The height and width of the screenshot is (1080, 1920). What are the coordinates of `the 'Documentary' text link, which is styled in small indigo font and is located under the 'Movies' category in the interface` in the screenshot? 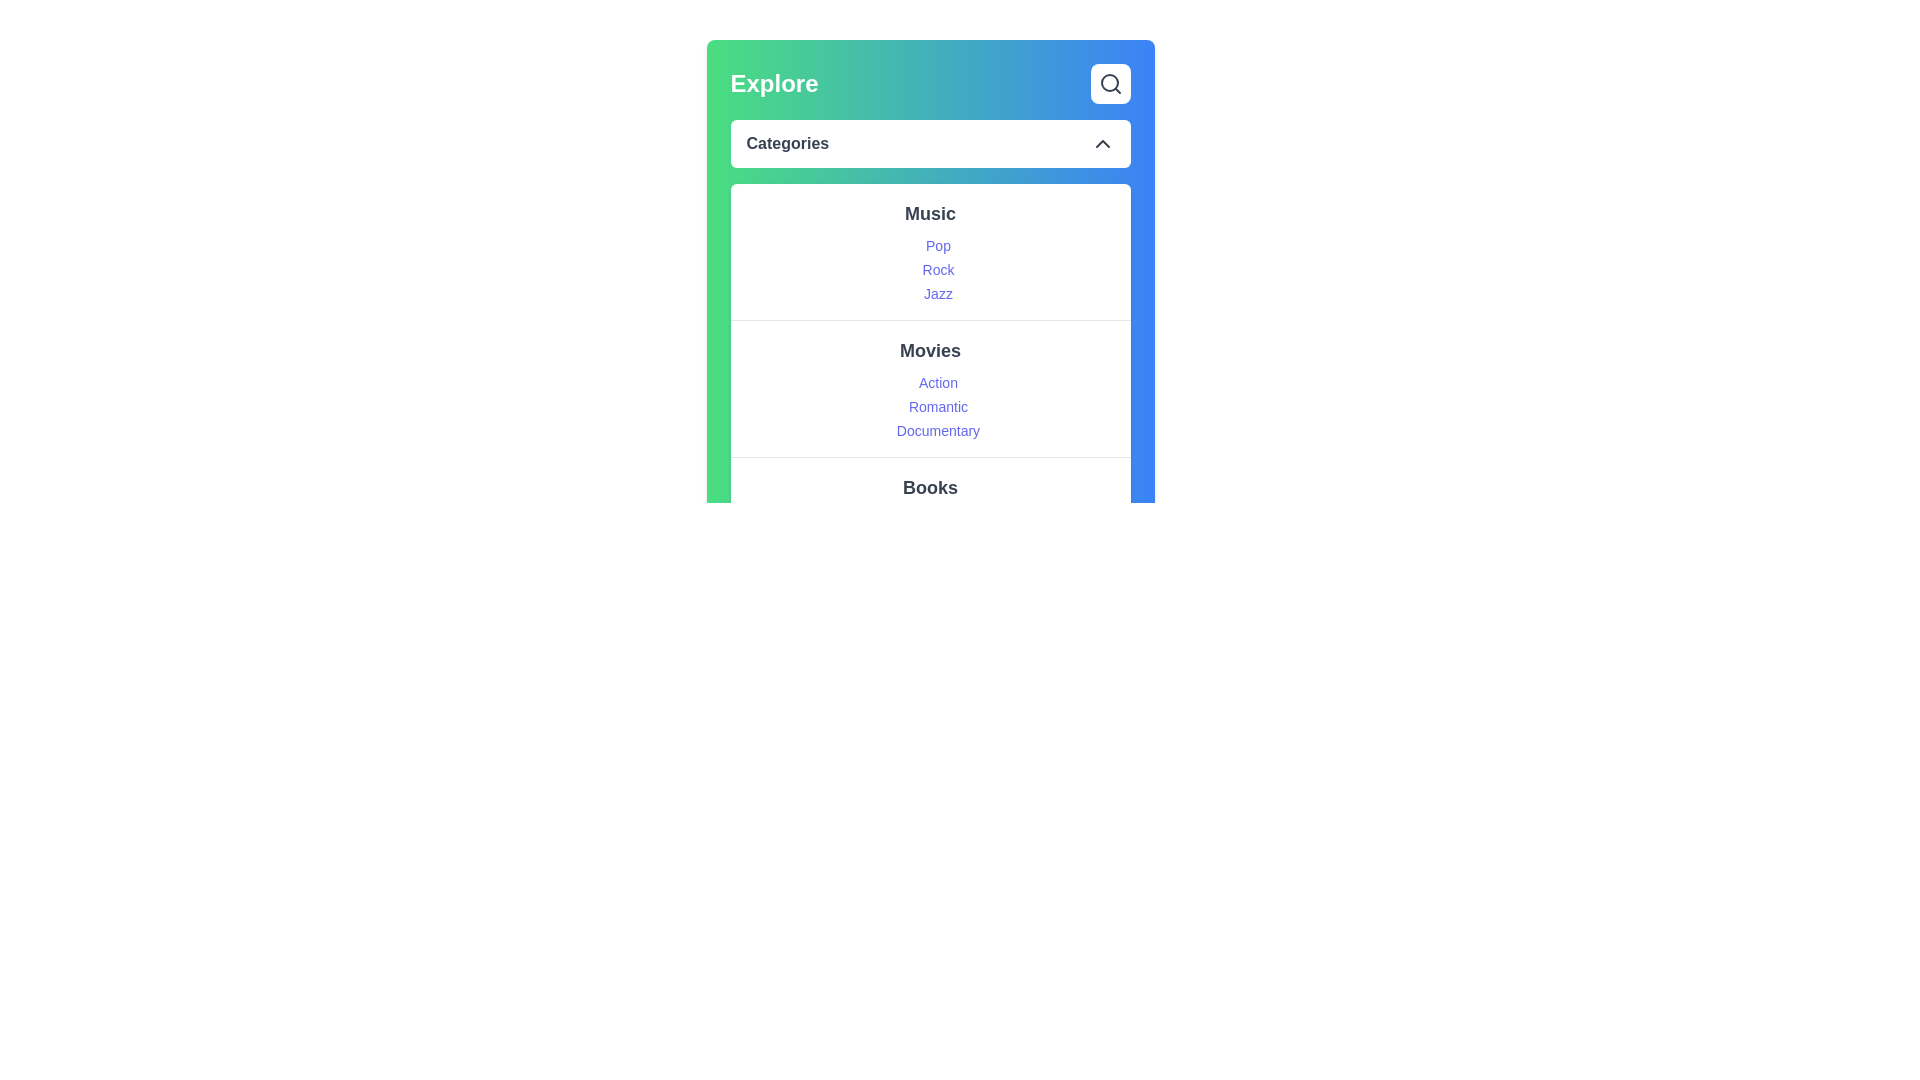 It's located at (937, 430).